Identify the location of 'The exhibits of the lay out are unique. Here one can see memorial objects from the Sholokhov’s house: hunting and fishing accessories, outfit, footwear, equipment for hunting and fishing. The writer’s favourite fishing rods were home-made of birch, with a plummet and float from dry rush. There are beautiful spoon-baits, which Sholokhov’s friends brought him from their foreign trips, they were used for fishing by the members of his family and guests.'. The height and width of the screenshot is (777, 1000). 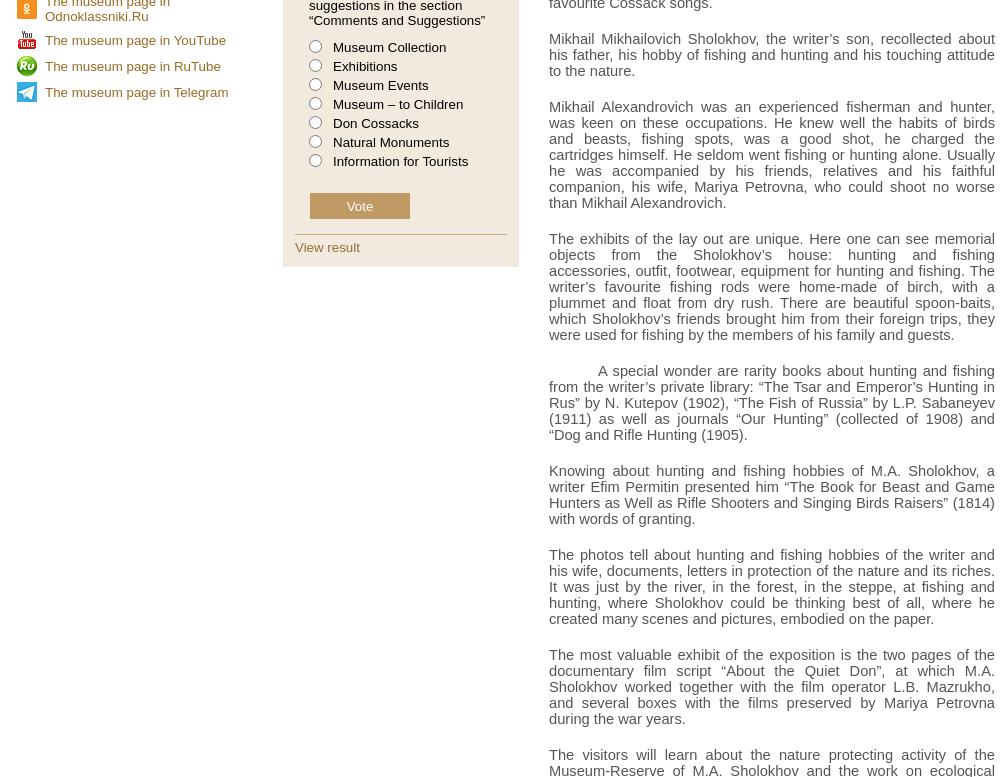
(772, 286).